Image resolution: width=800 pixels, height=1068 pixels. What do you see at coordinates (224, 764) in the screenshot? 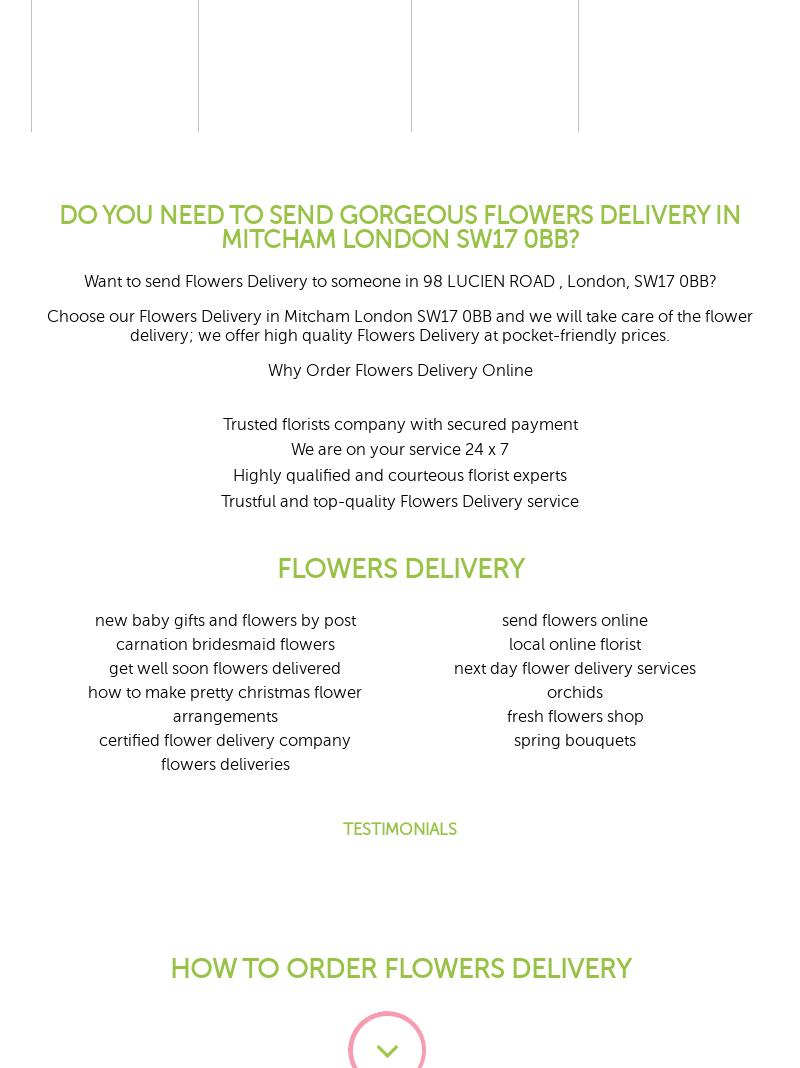
I see `'flowers deliveries'` at bounding box center [224, 764].